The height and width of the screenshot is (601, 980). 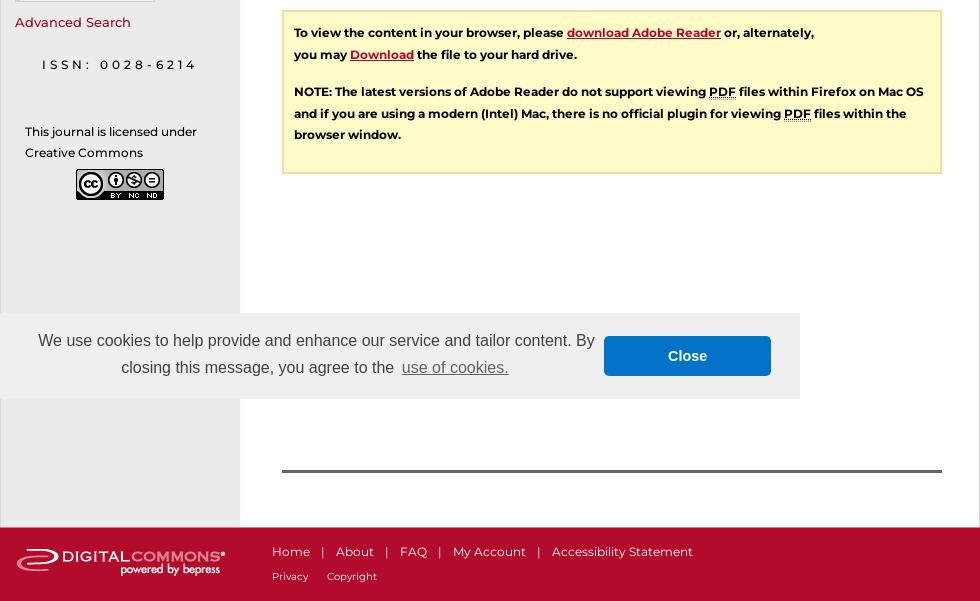 What do you see at coordinates (352, 575) in the screenshot?
I see `'Copyright'` at bounding box center [352, 575].